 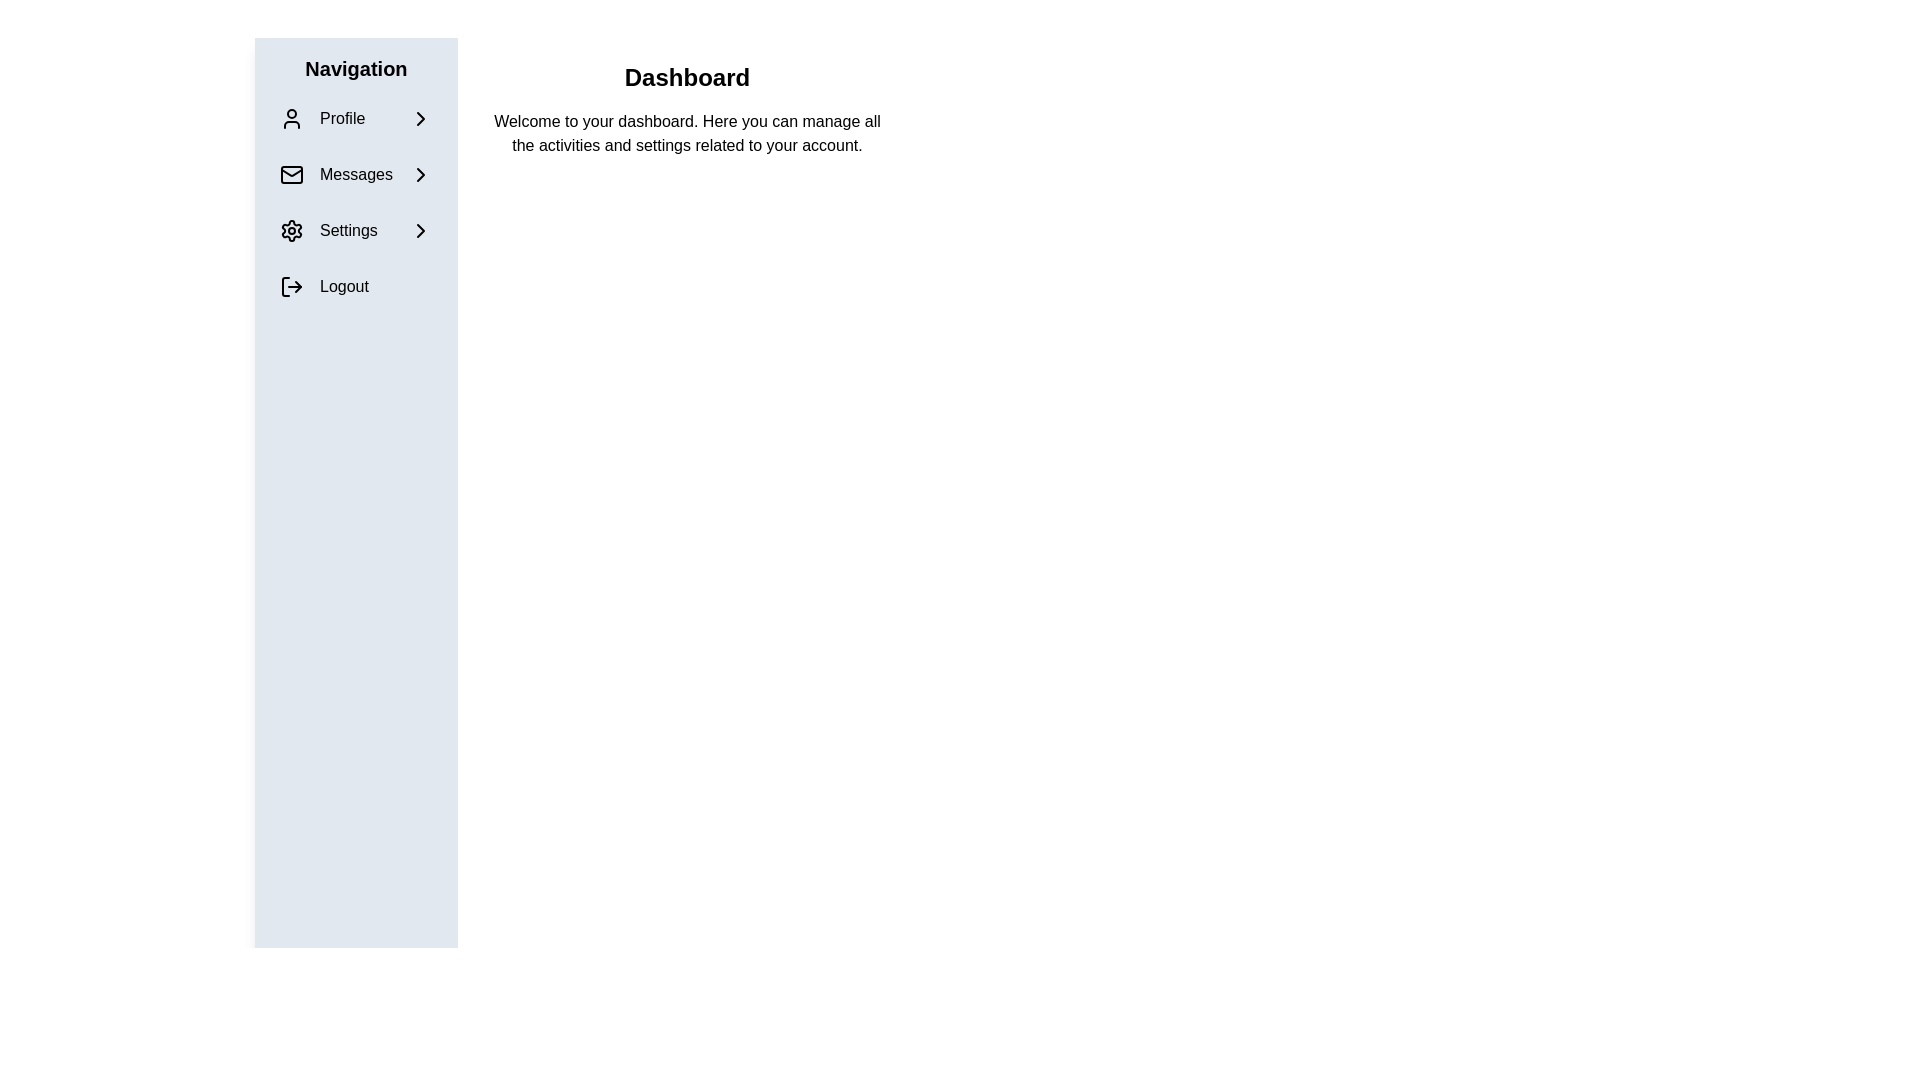 I want to click on the main title heading of the dashboard section located at the upper center of the main content region, so click(x=687, y=76).